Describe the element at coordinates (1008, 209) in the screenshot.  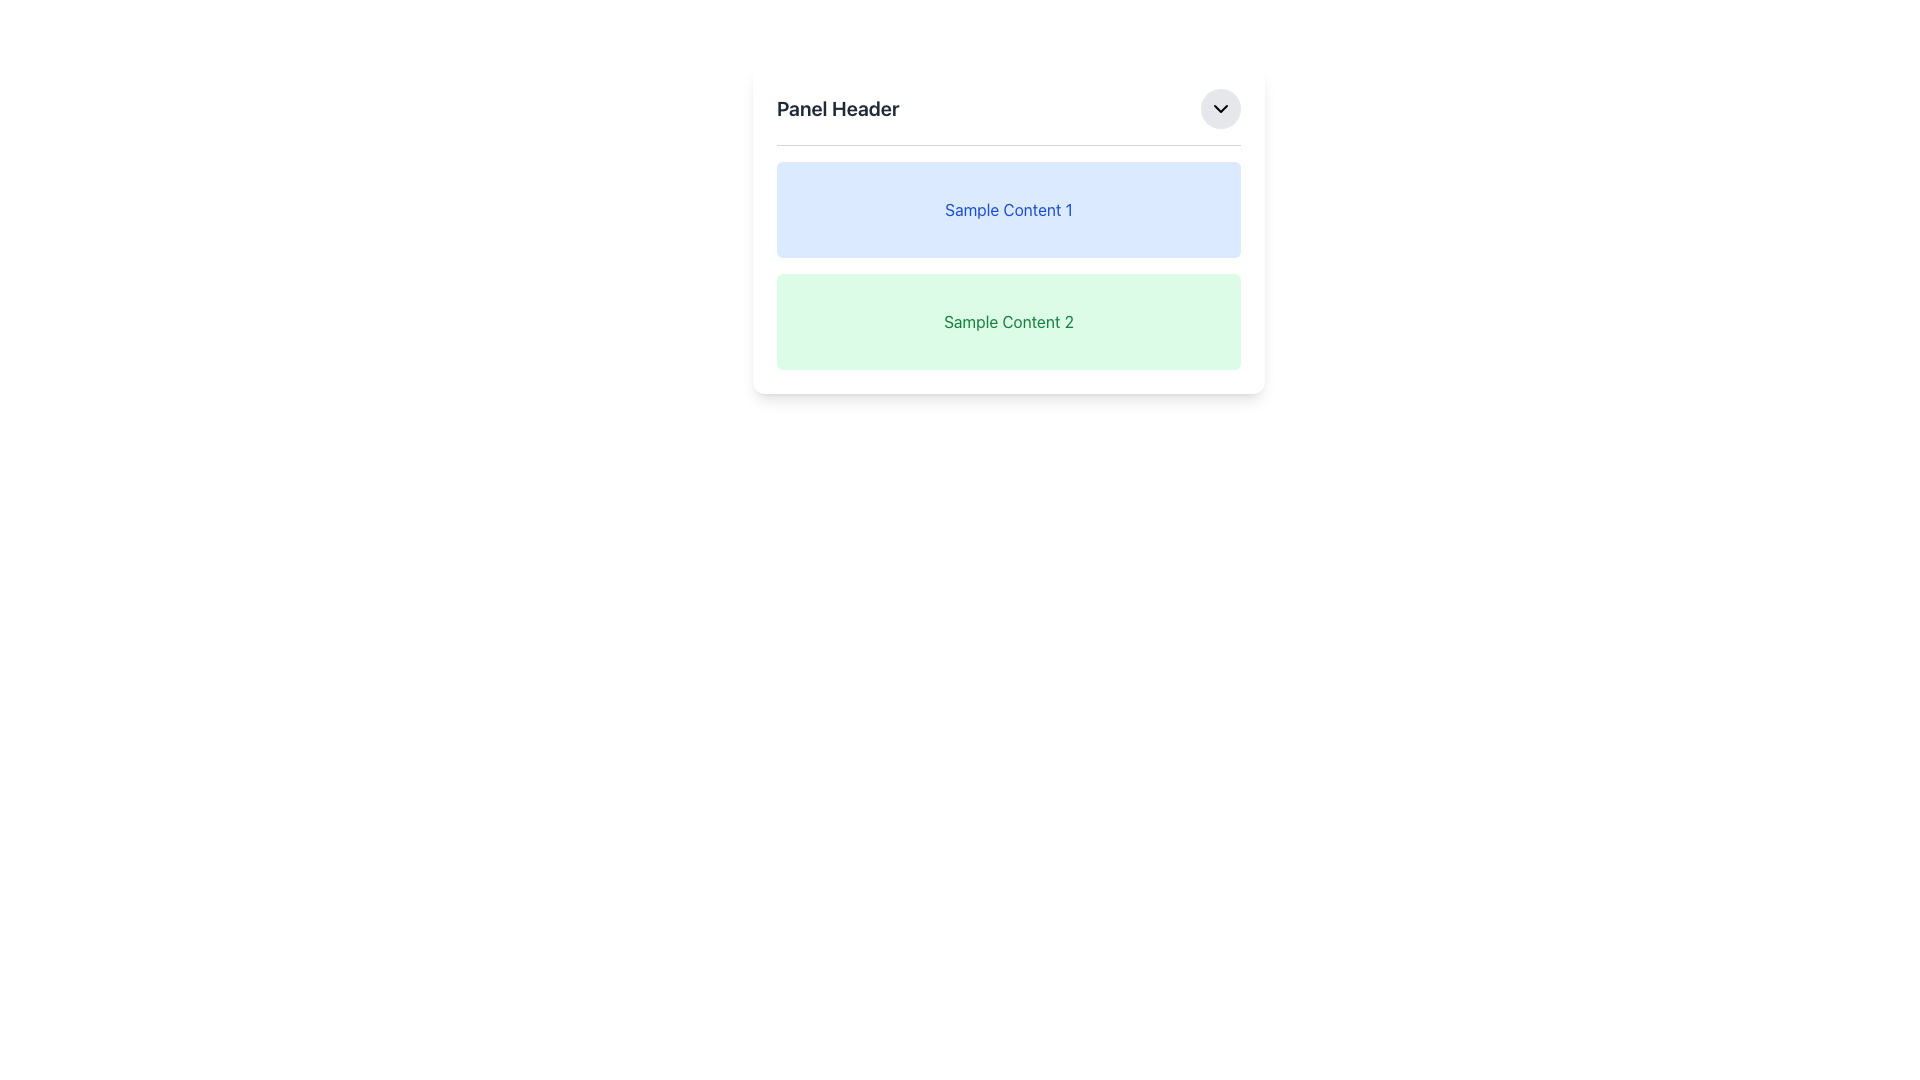
I see `the static text label that reads 'Sample Content 1', which is styled with a blue font color and positioned within a light blue rectangular box below 'Panel Header'` at that location.